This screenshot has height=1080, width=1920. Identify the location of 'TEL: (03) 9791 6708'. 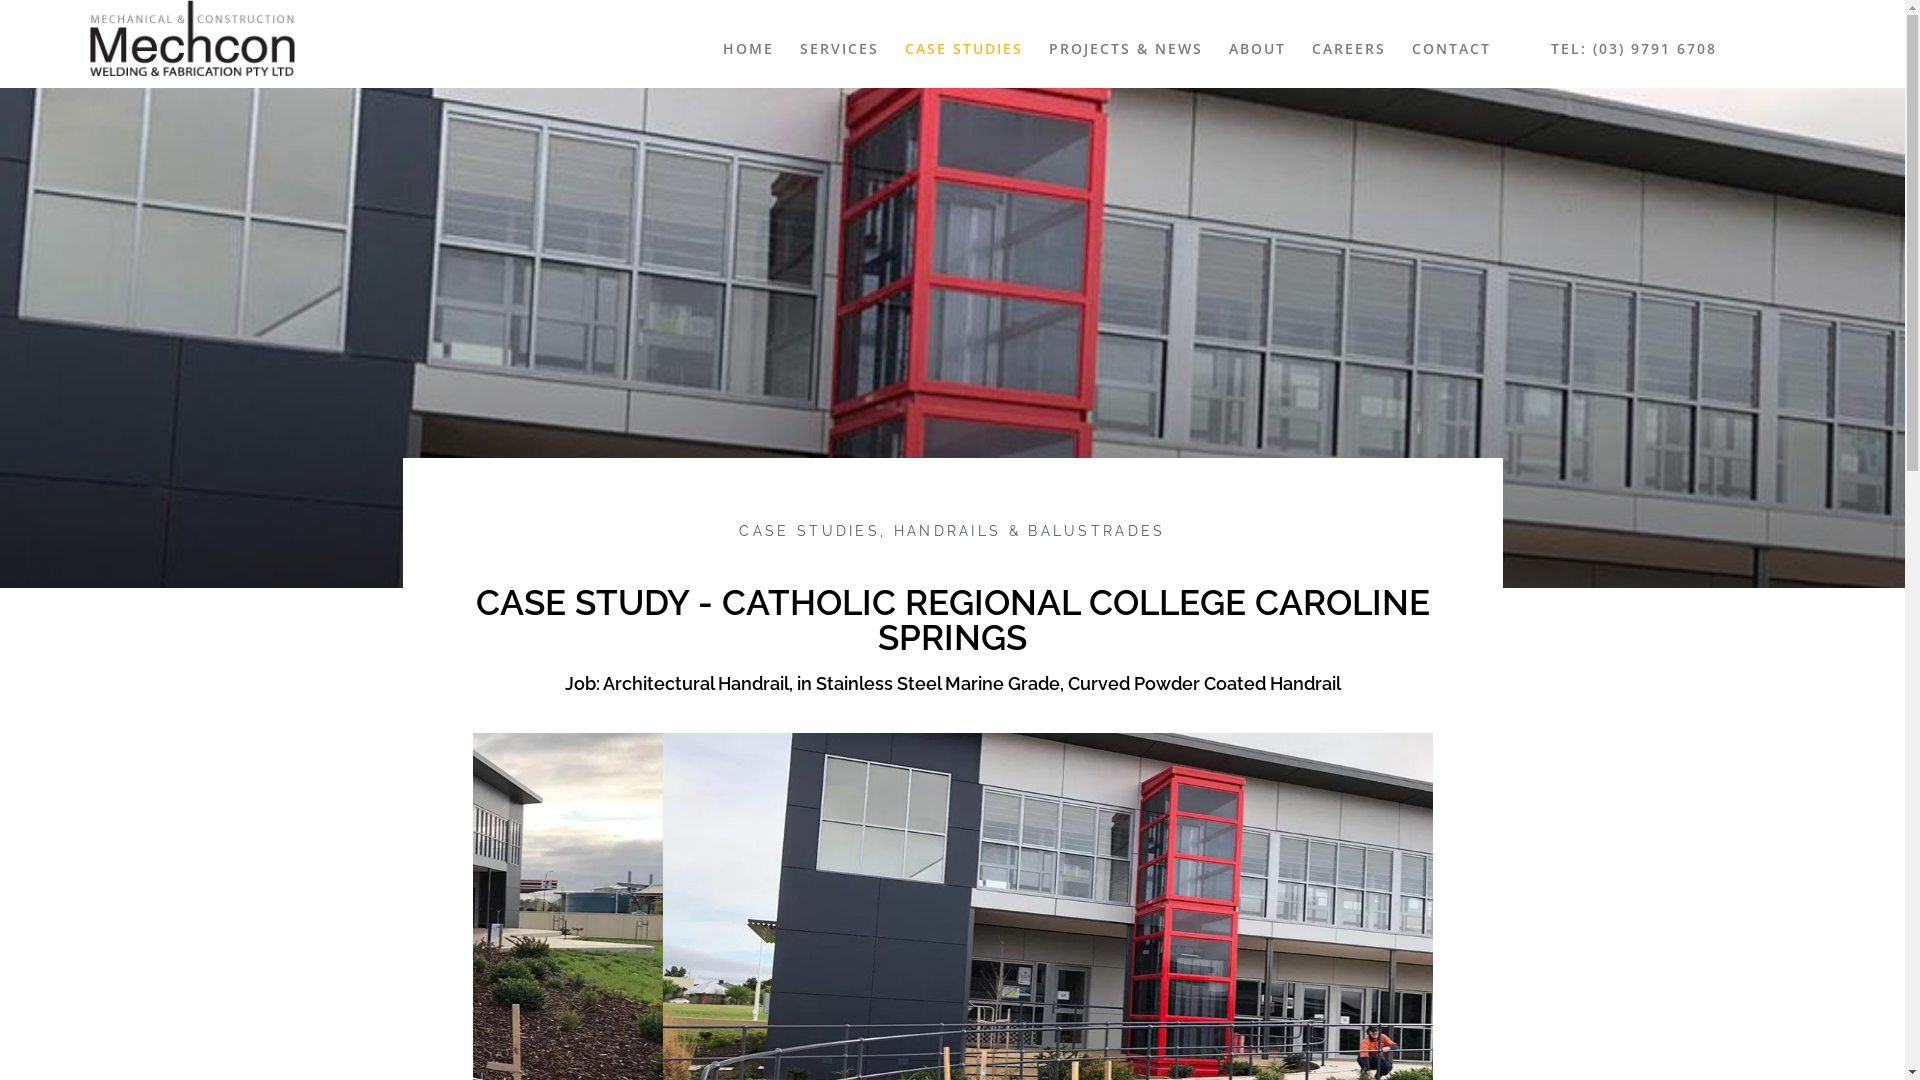
(1633, 48).